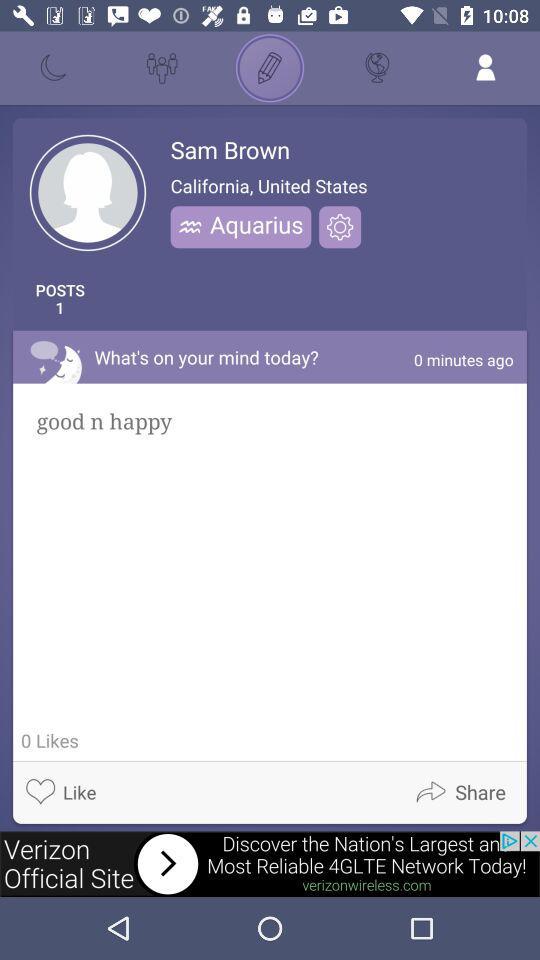 The width and height of the screenshot is (540, 960). Describe the element at coordinates (339, 227) in the screenshot. I see `the settings icon` at that location.